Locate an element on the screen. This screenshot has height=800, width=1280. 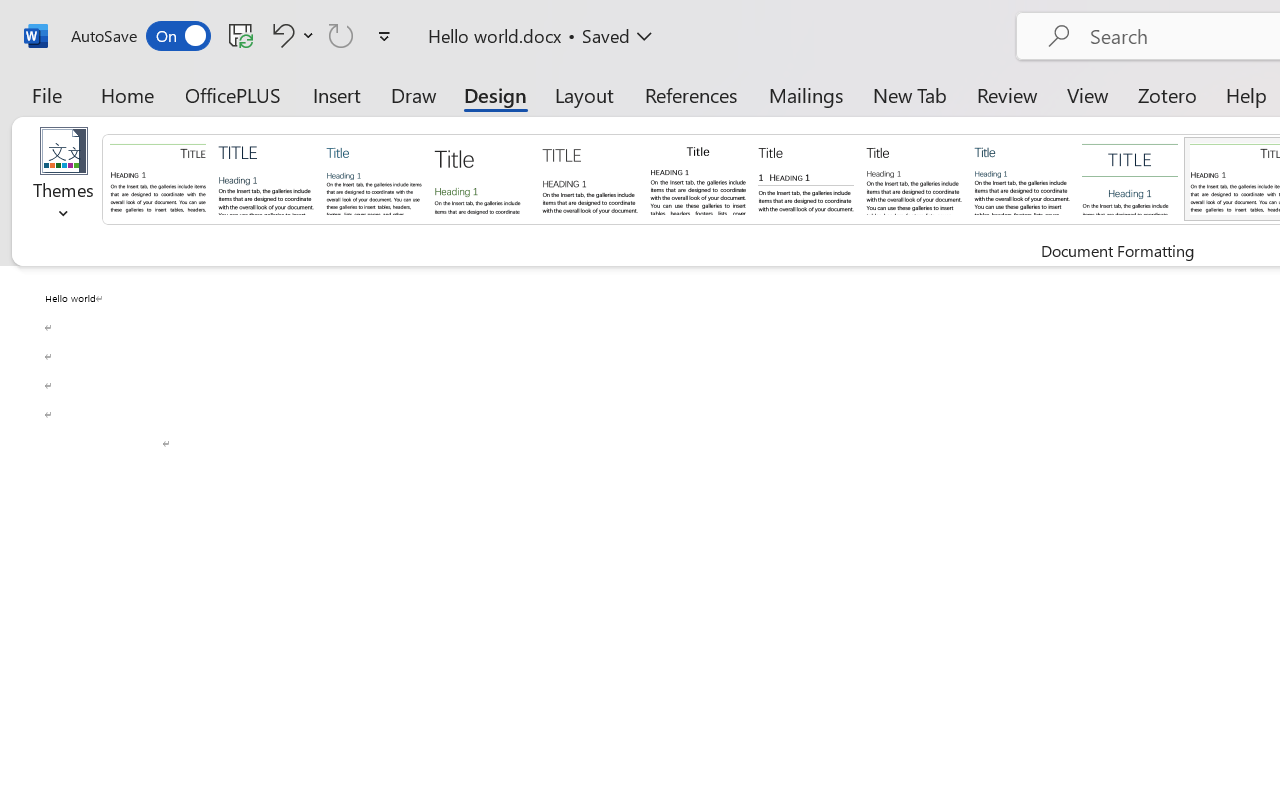
'AutoSave' is located at coordinates (139, 35).